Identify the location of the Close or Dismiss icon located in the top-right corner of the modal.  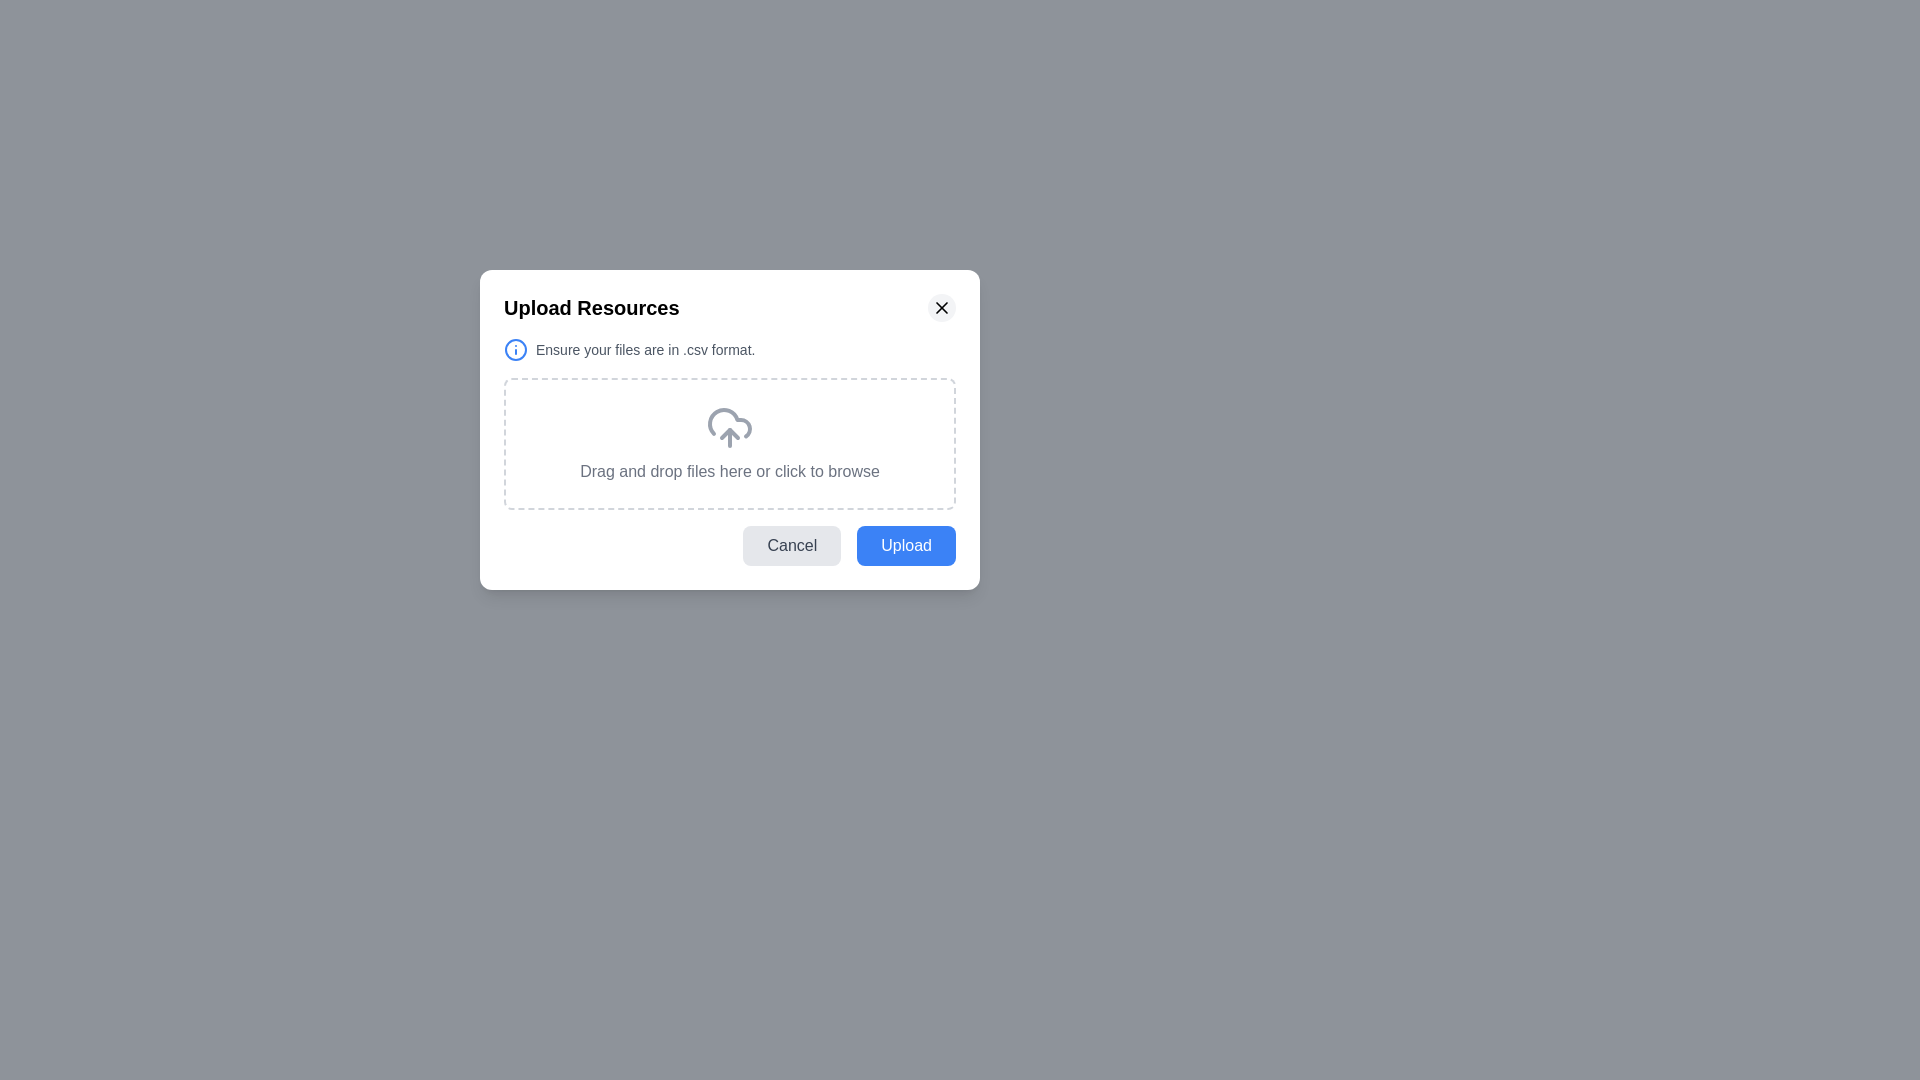
(940, 308).